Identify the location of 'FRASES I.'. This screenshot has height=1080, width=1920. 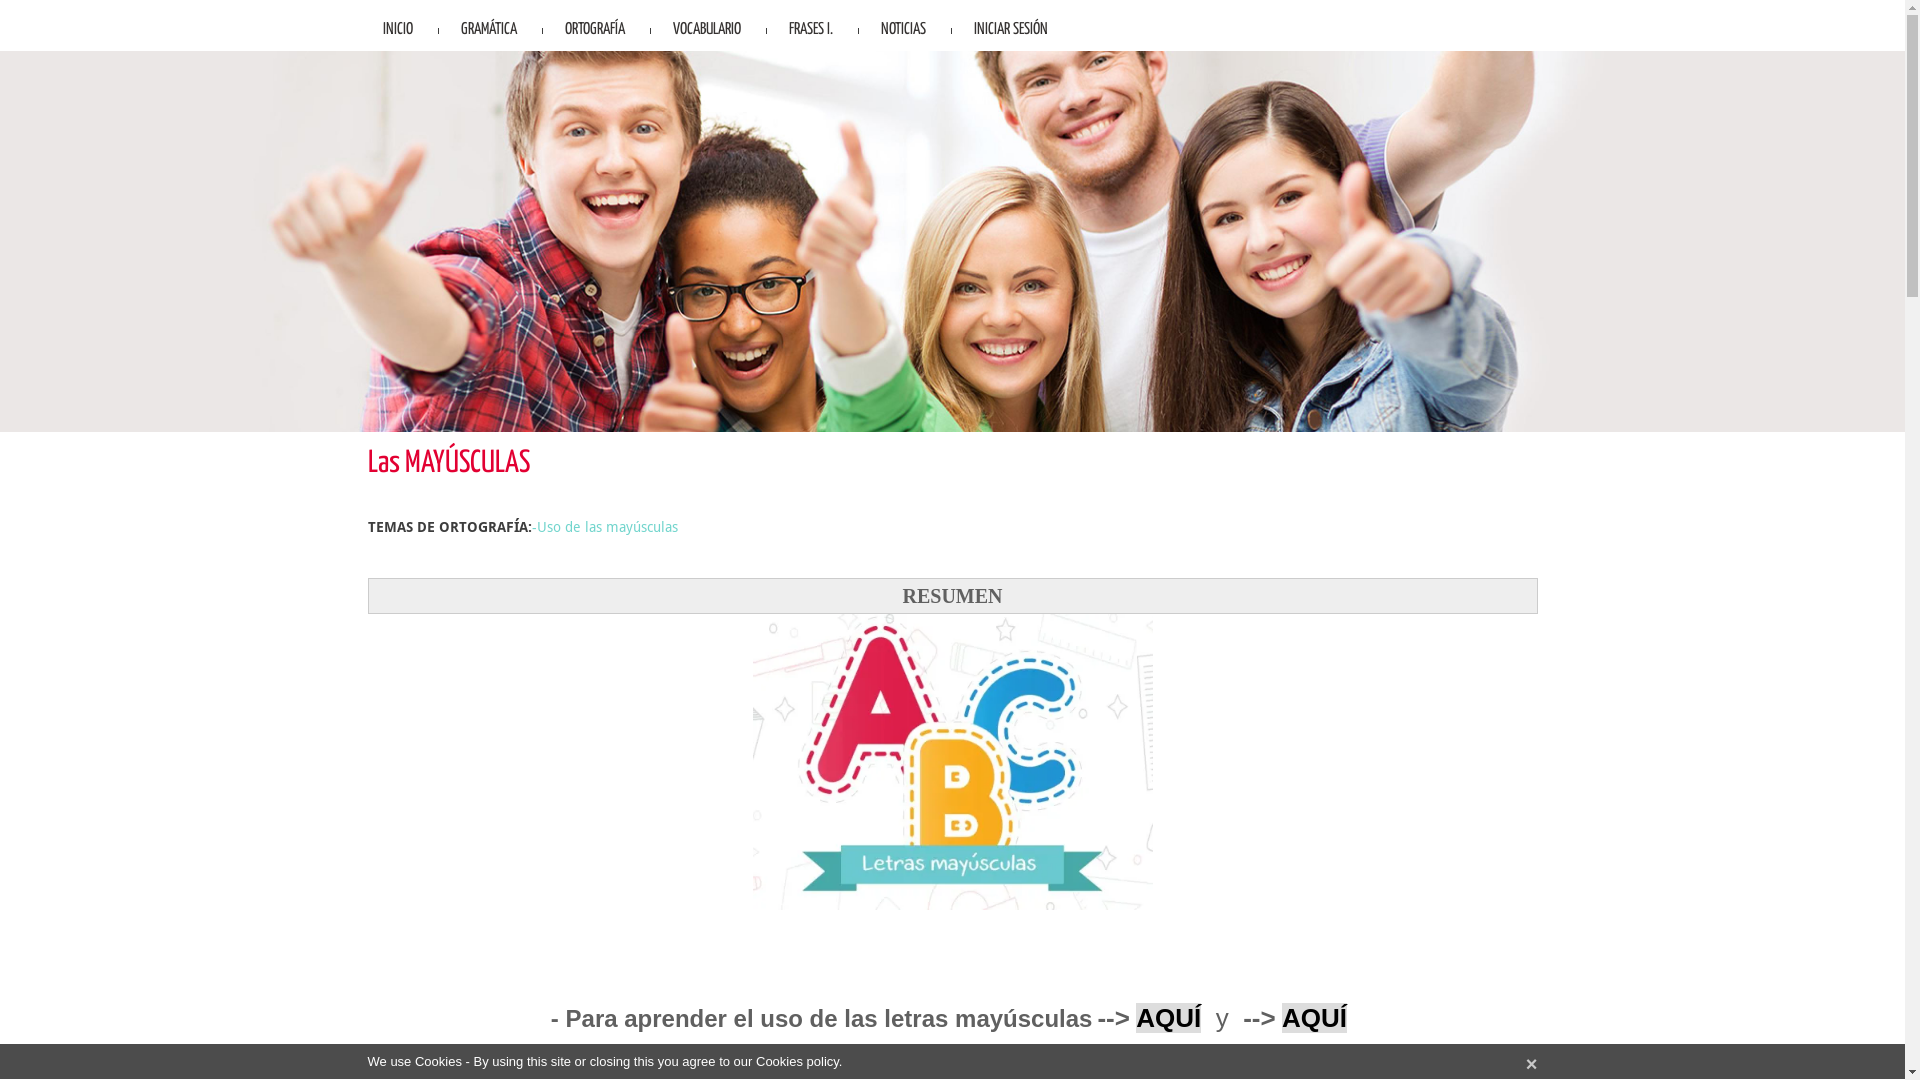
(811, 25).